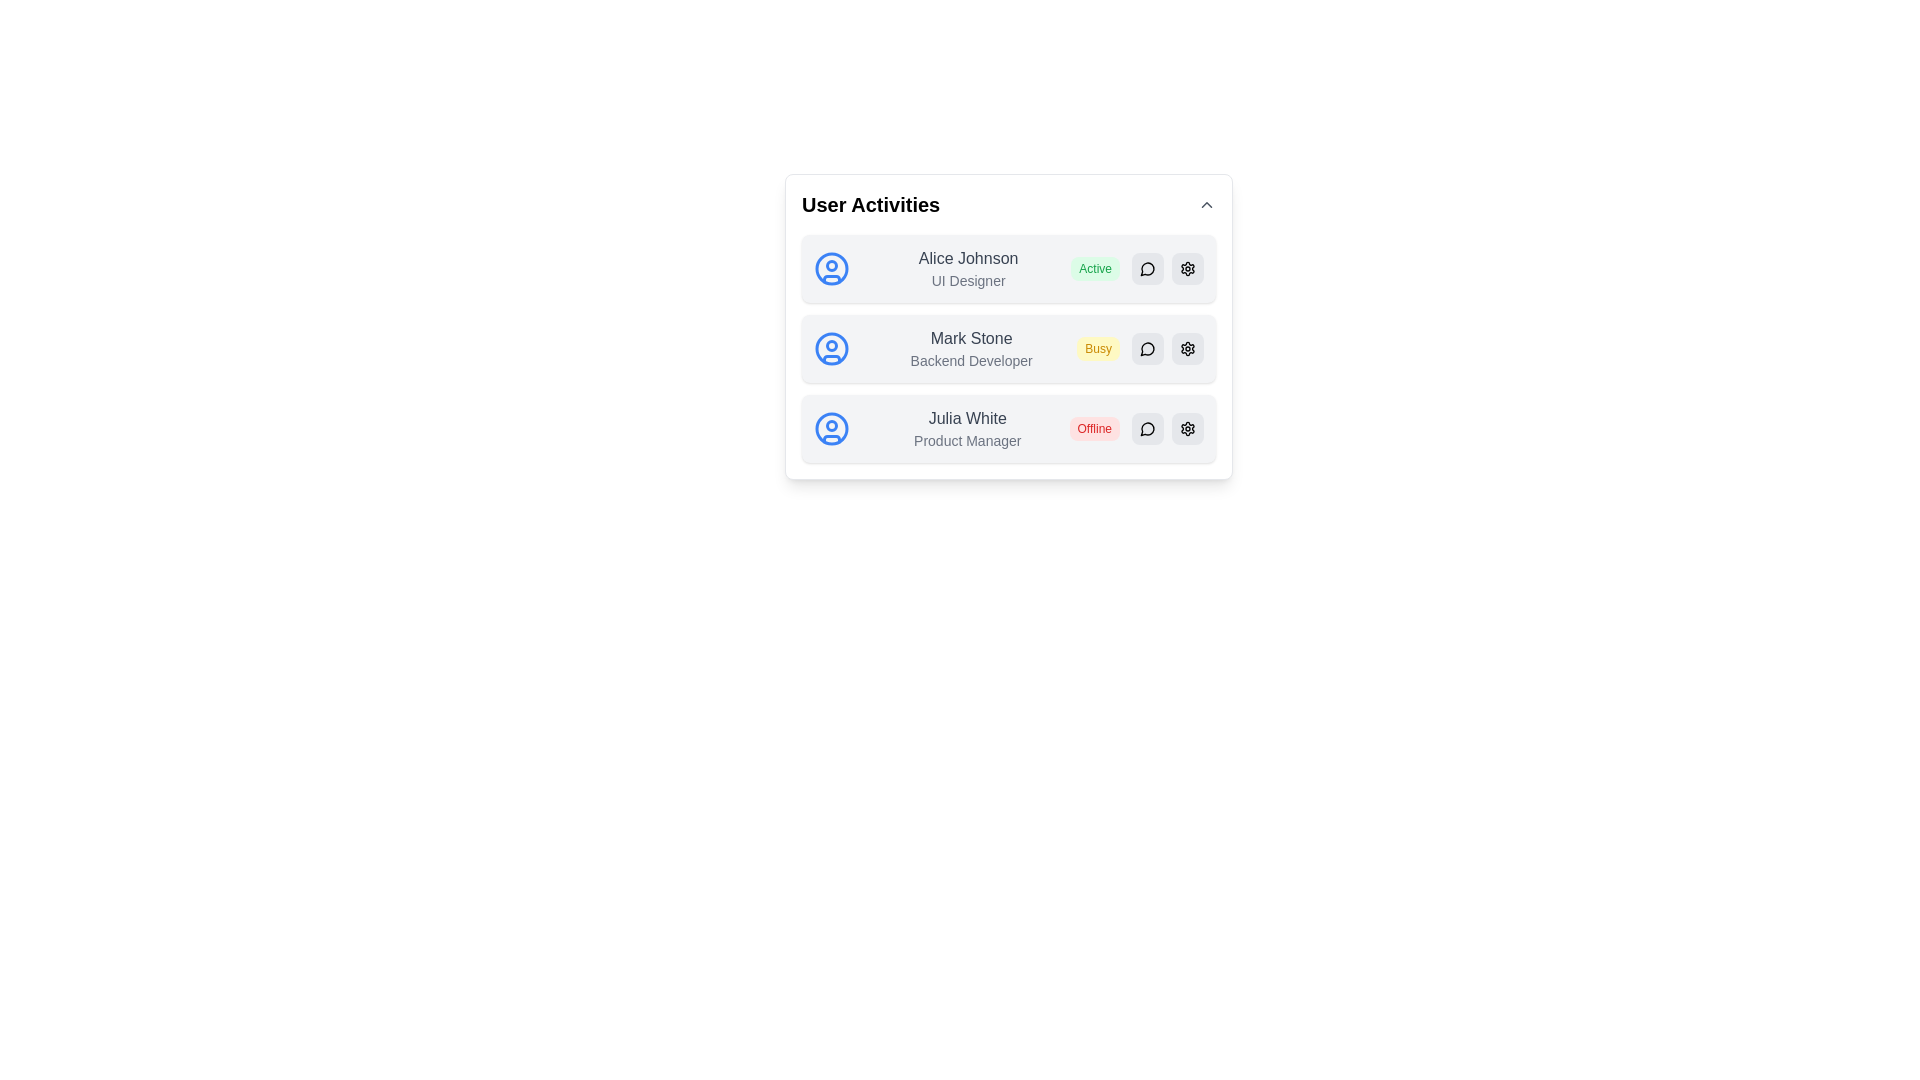  I want to click on the 'UI Designer' text label, which is styled in gray and positioned below the 'Alice Johnson' label within the user activity card, so click(968, 281).